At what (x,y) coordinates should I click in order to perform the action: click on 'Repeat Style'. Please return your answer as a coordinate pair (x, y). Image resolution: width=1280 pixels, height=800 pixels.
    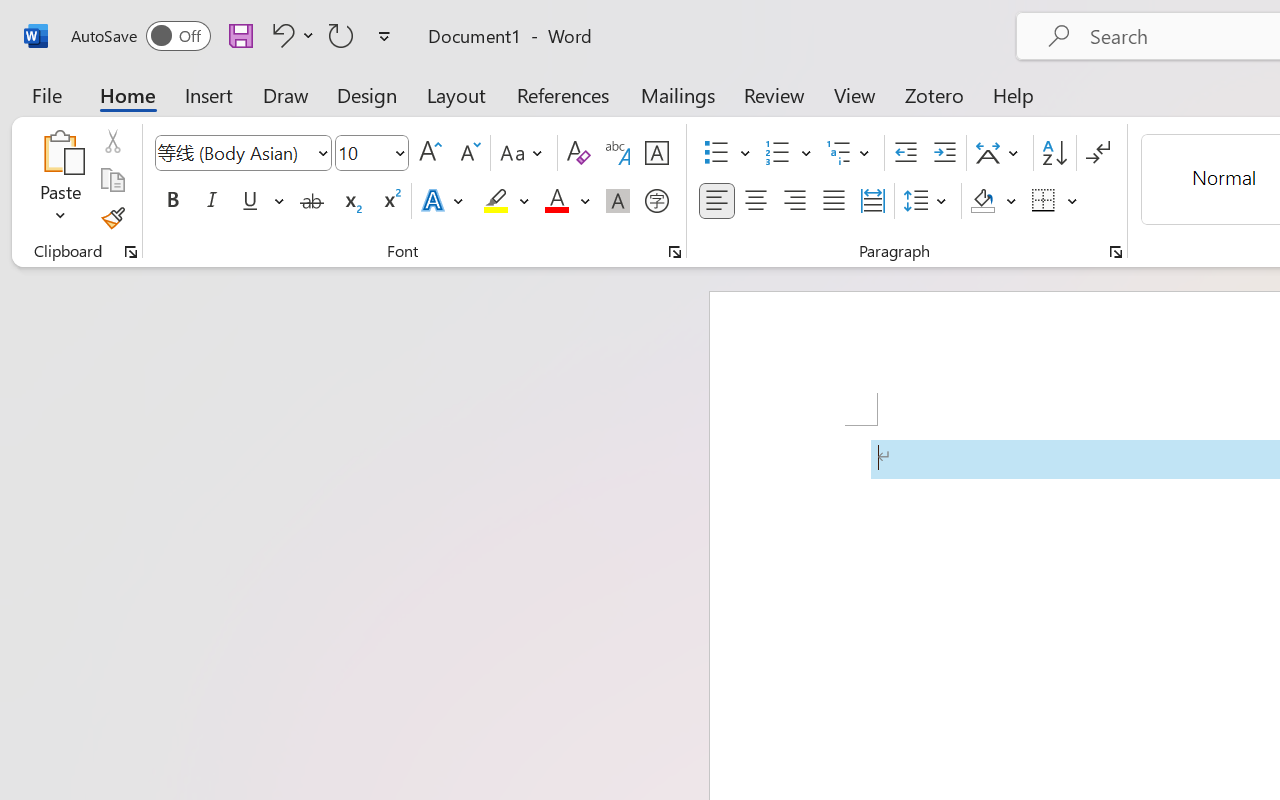
    Looking at the image, I should click on (341, 34).